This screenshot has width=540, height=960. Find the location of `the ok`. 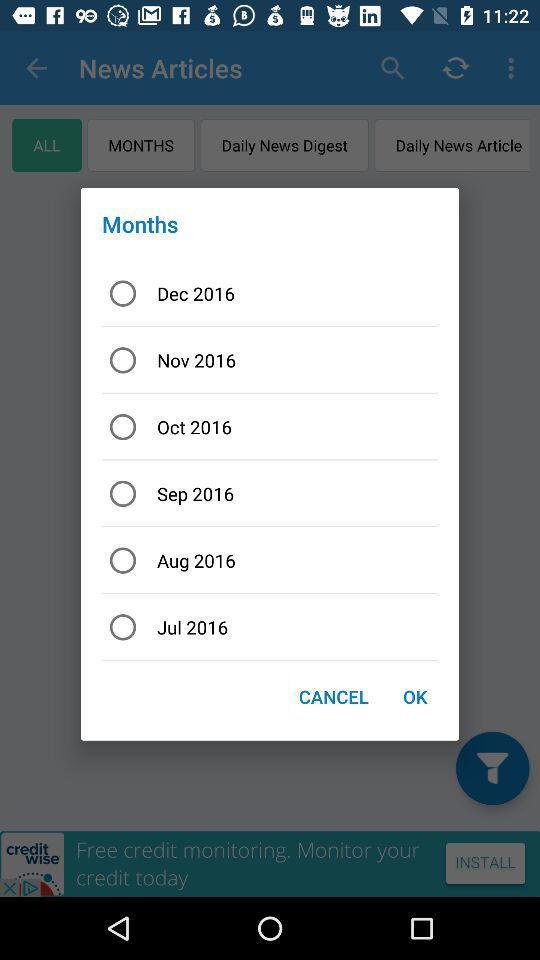

the ok is located at coordinates (414, 696).